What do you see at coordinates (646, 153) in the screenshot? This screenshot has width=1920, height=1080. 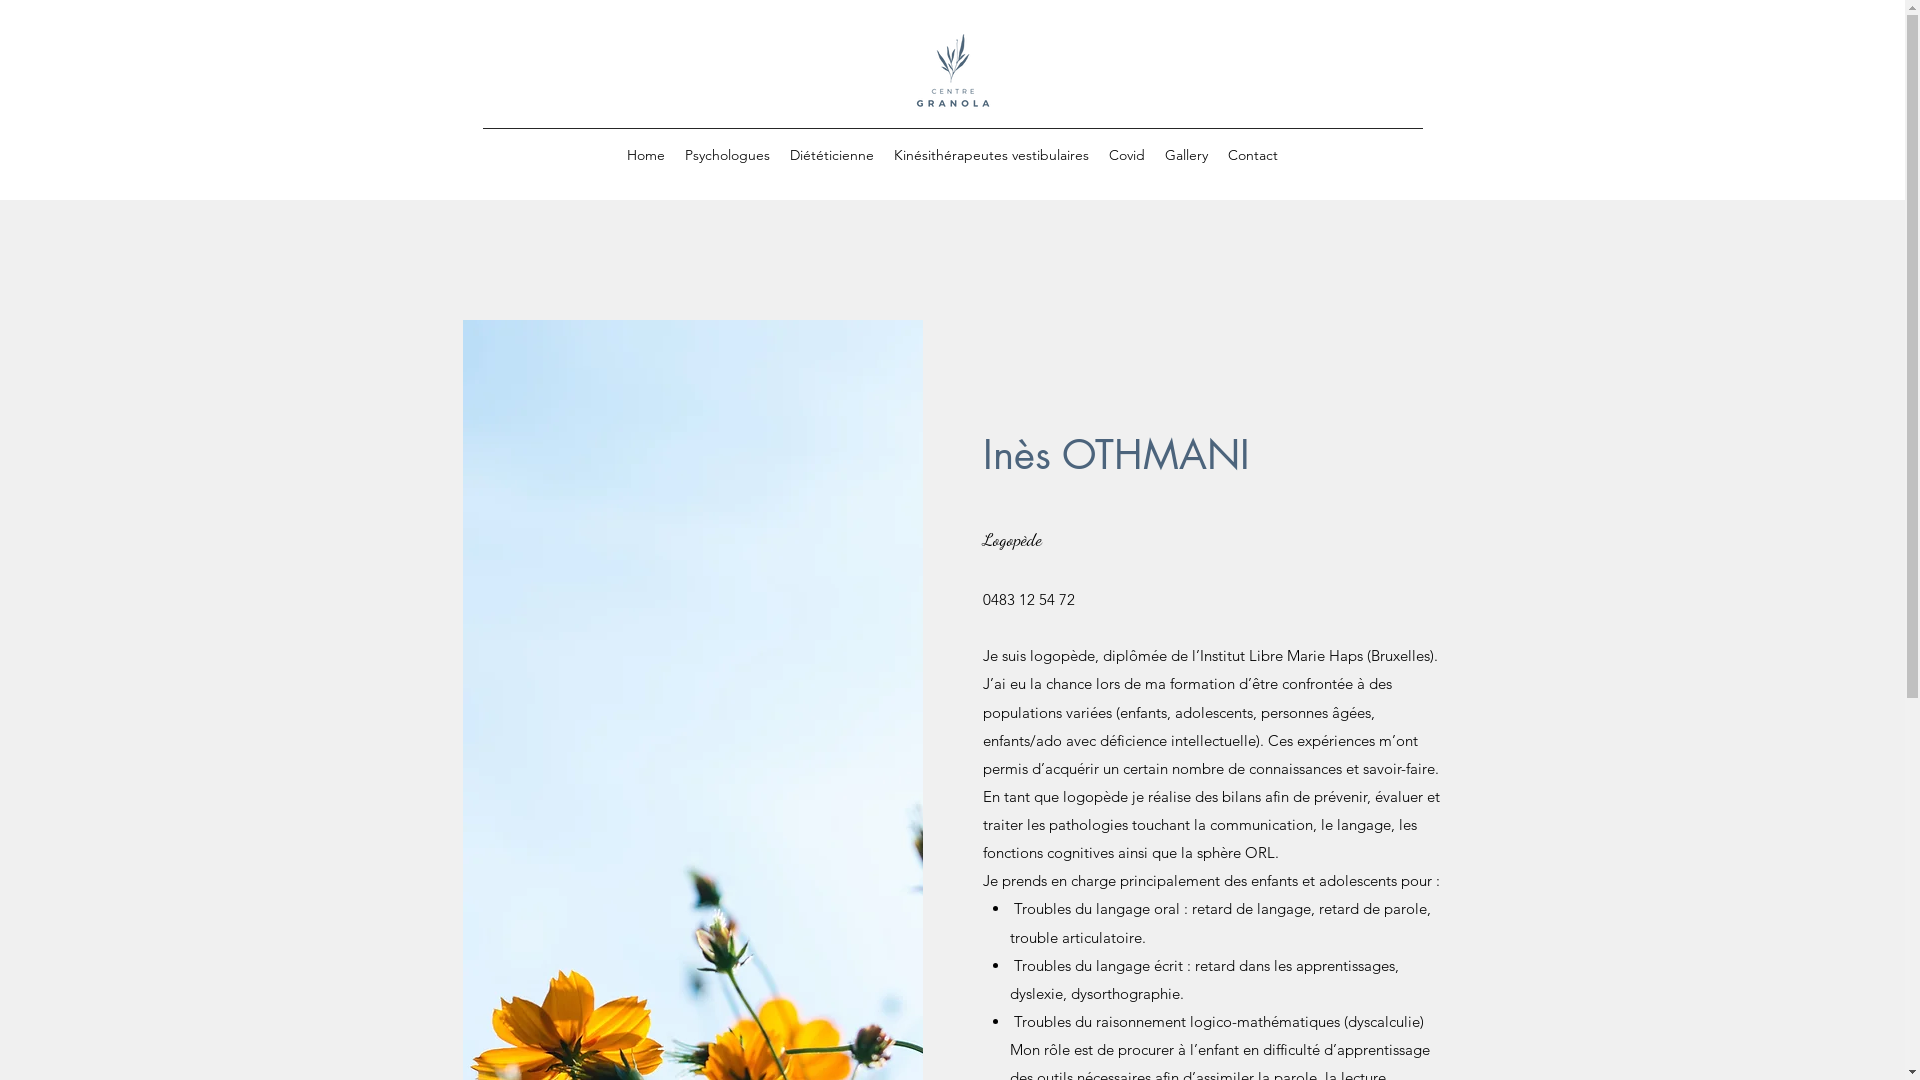 I see `'Home'` at bounding box center [646, 153].